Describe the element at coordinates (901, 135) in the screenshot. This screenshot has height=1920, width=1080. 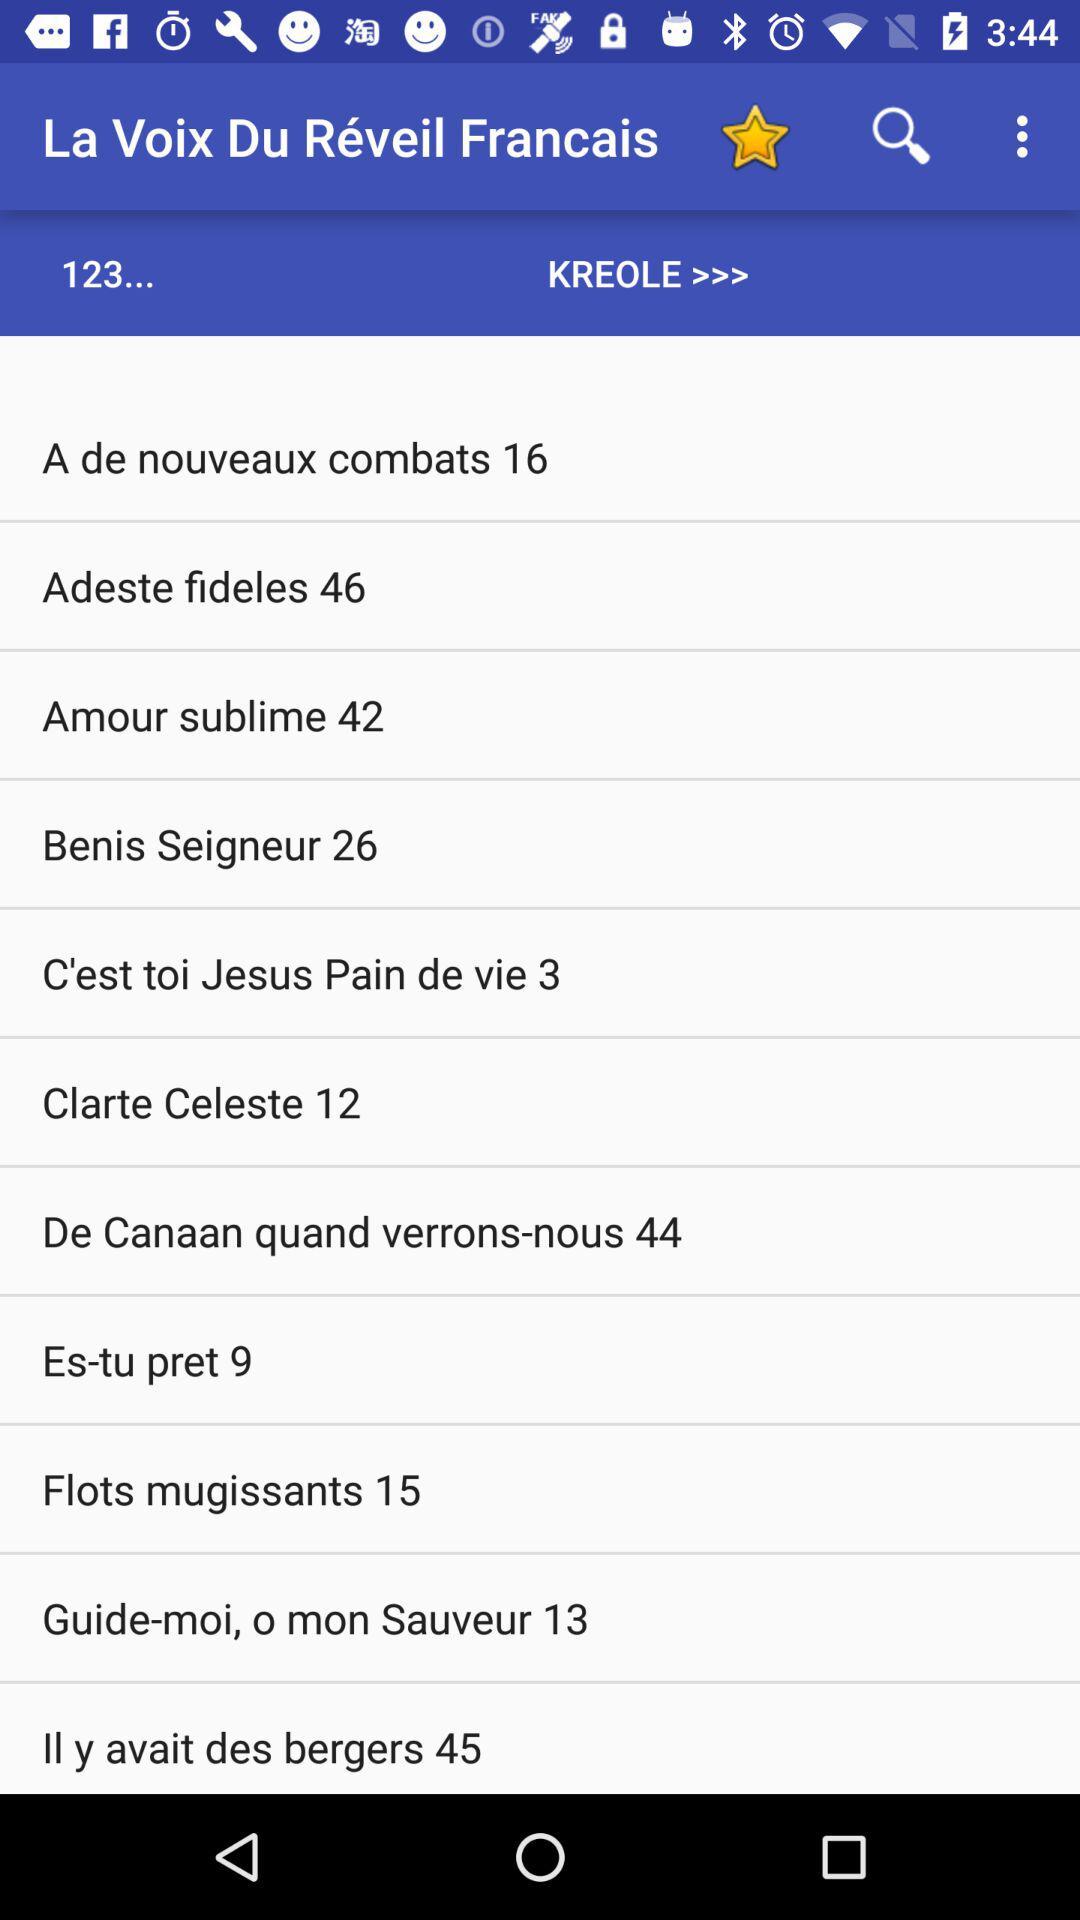
I see `magnify or search` at that location.